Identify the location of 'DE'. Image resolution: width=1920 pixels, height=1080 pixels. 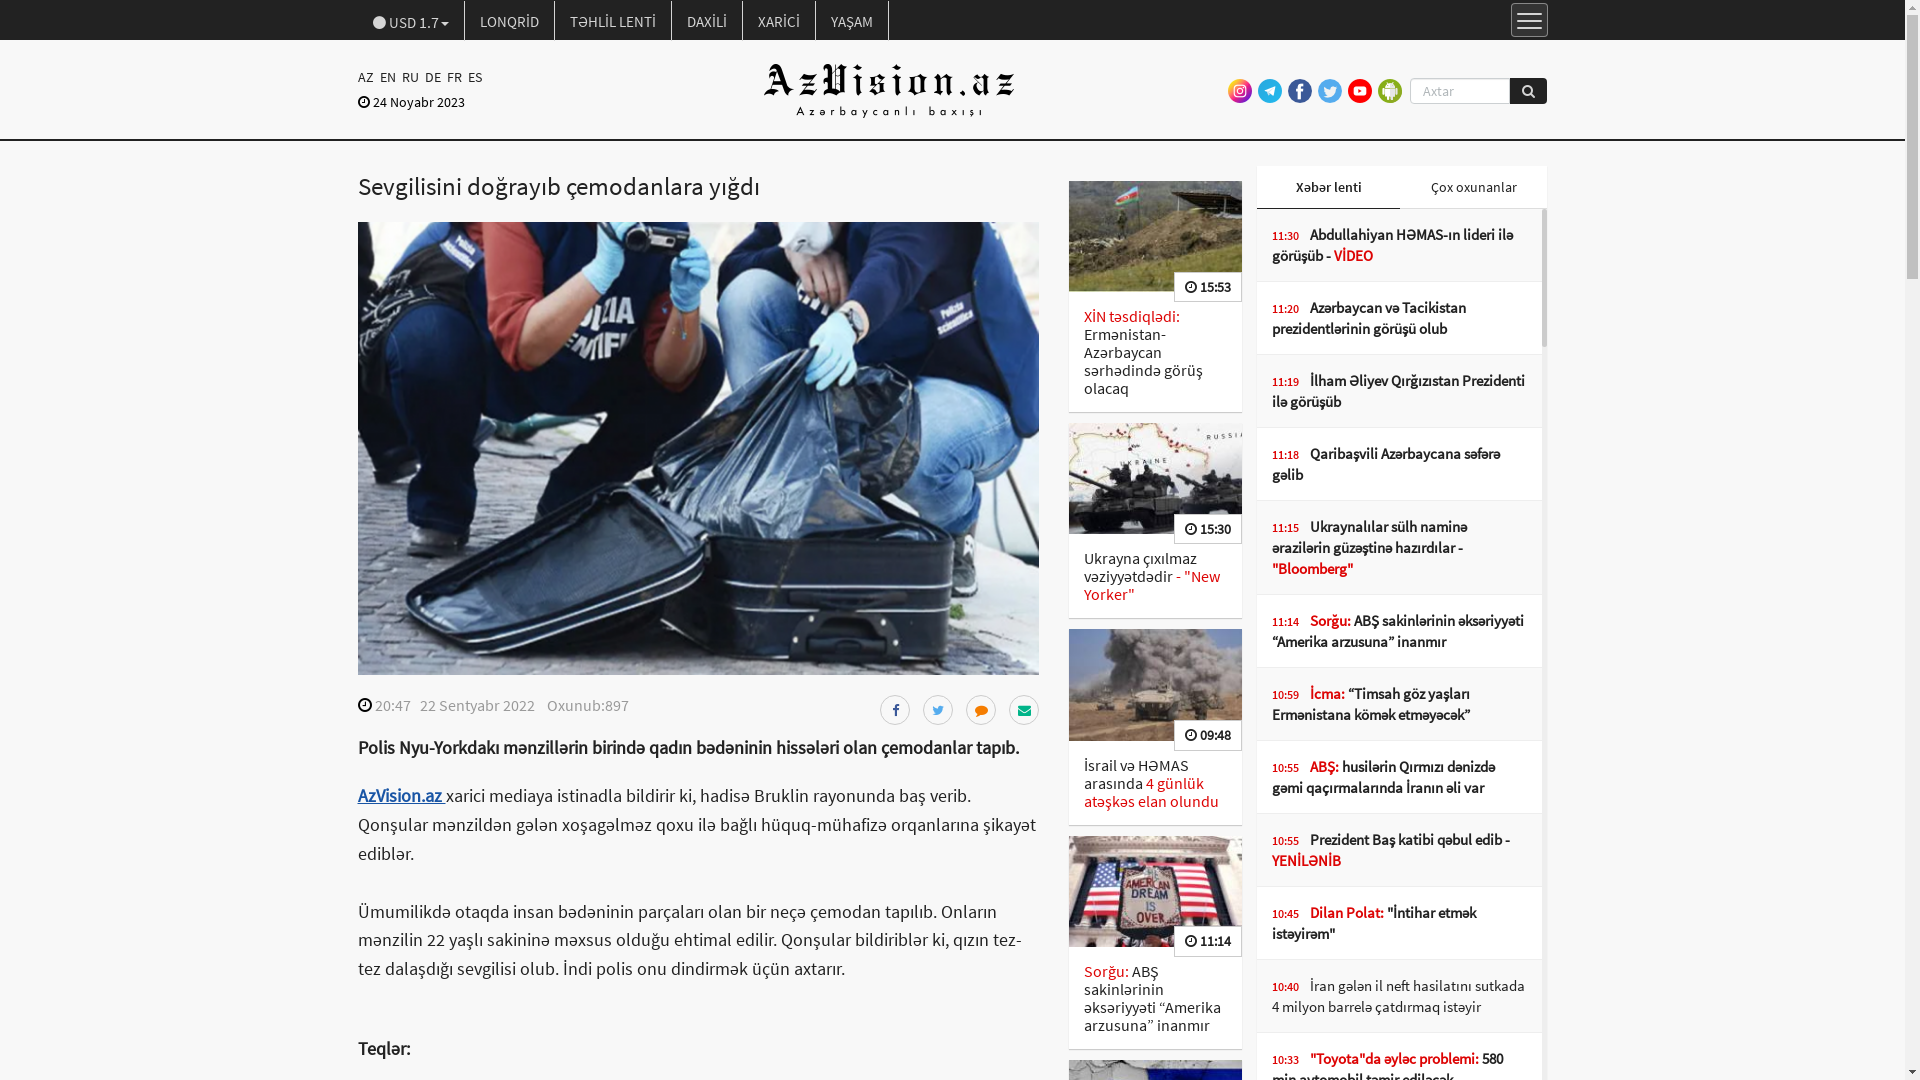
(431, 76).